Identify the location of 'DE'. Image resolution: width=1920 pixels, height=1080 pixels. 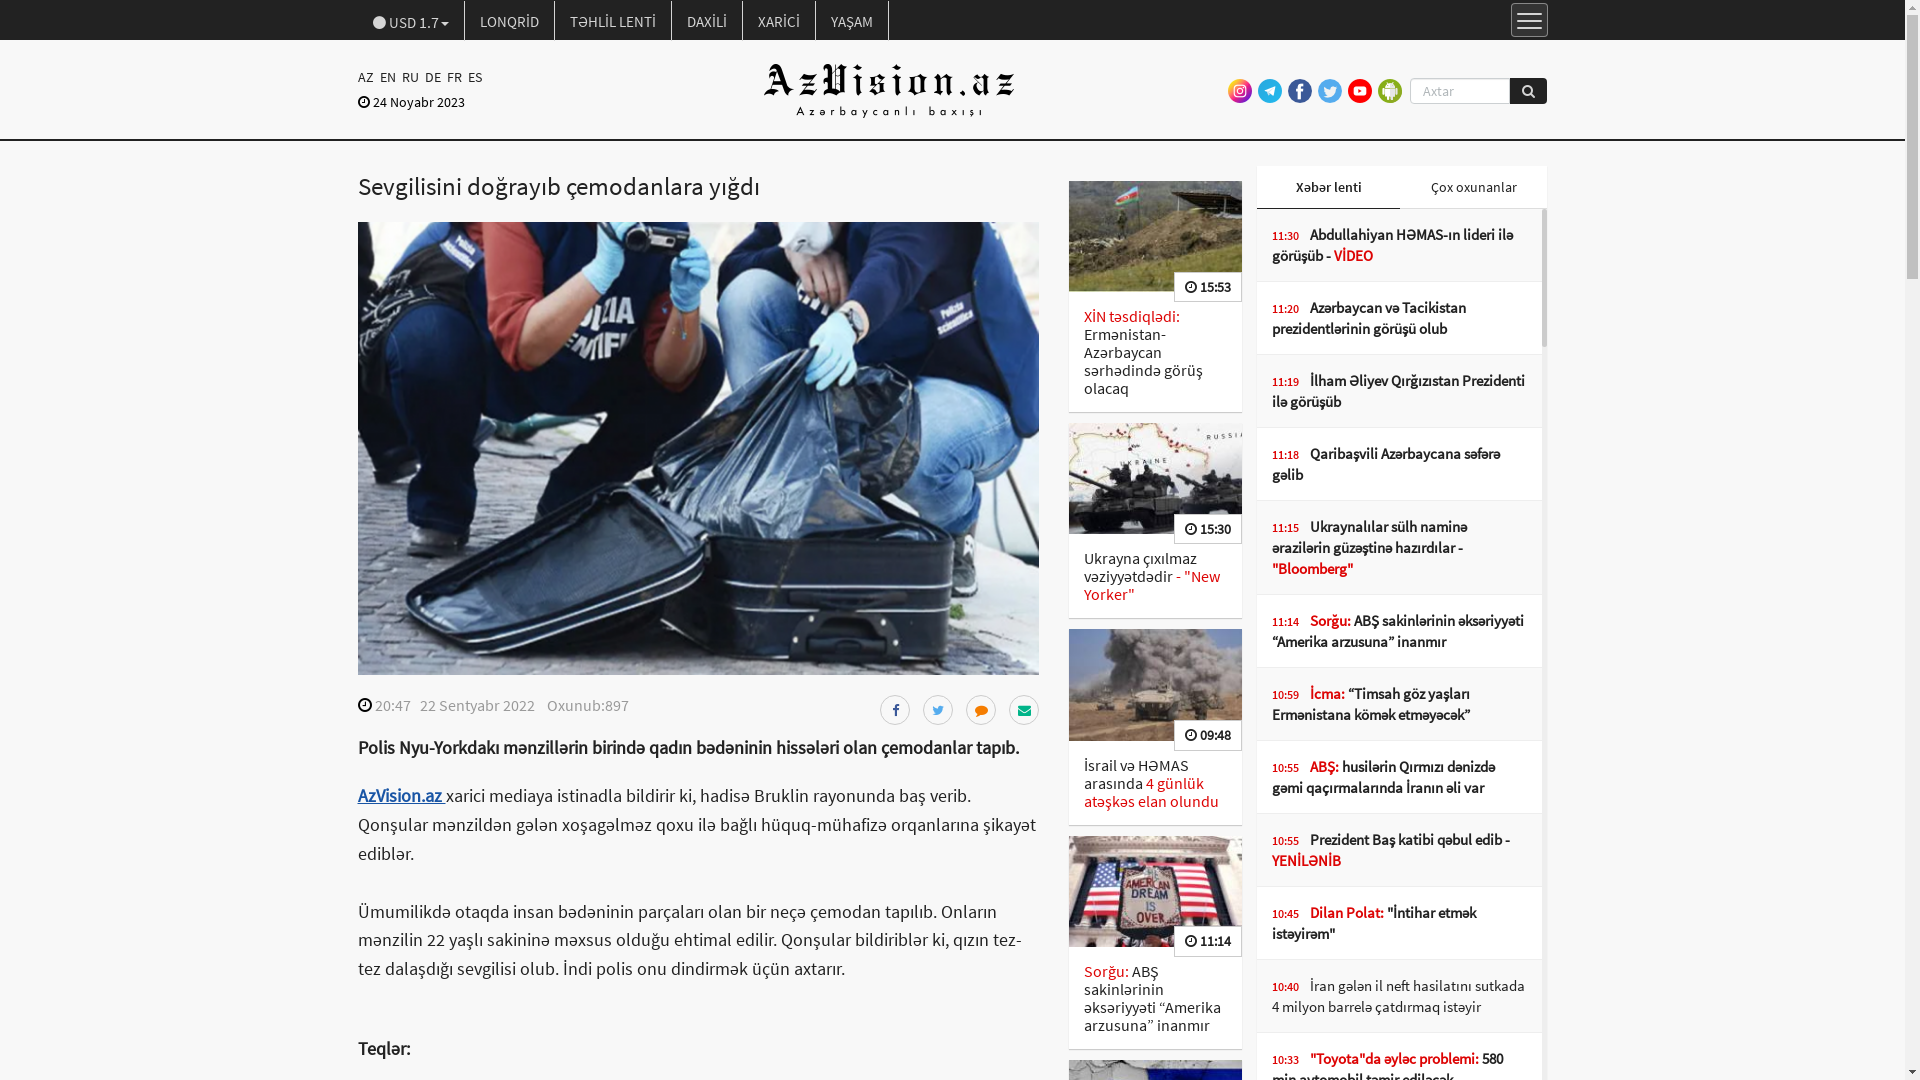
(431, 76).